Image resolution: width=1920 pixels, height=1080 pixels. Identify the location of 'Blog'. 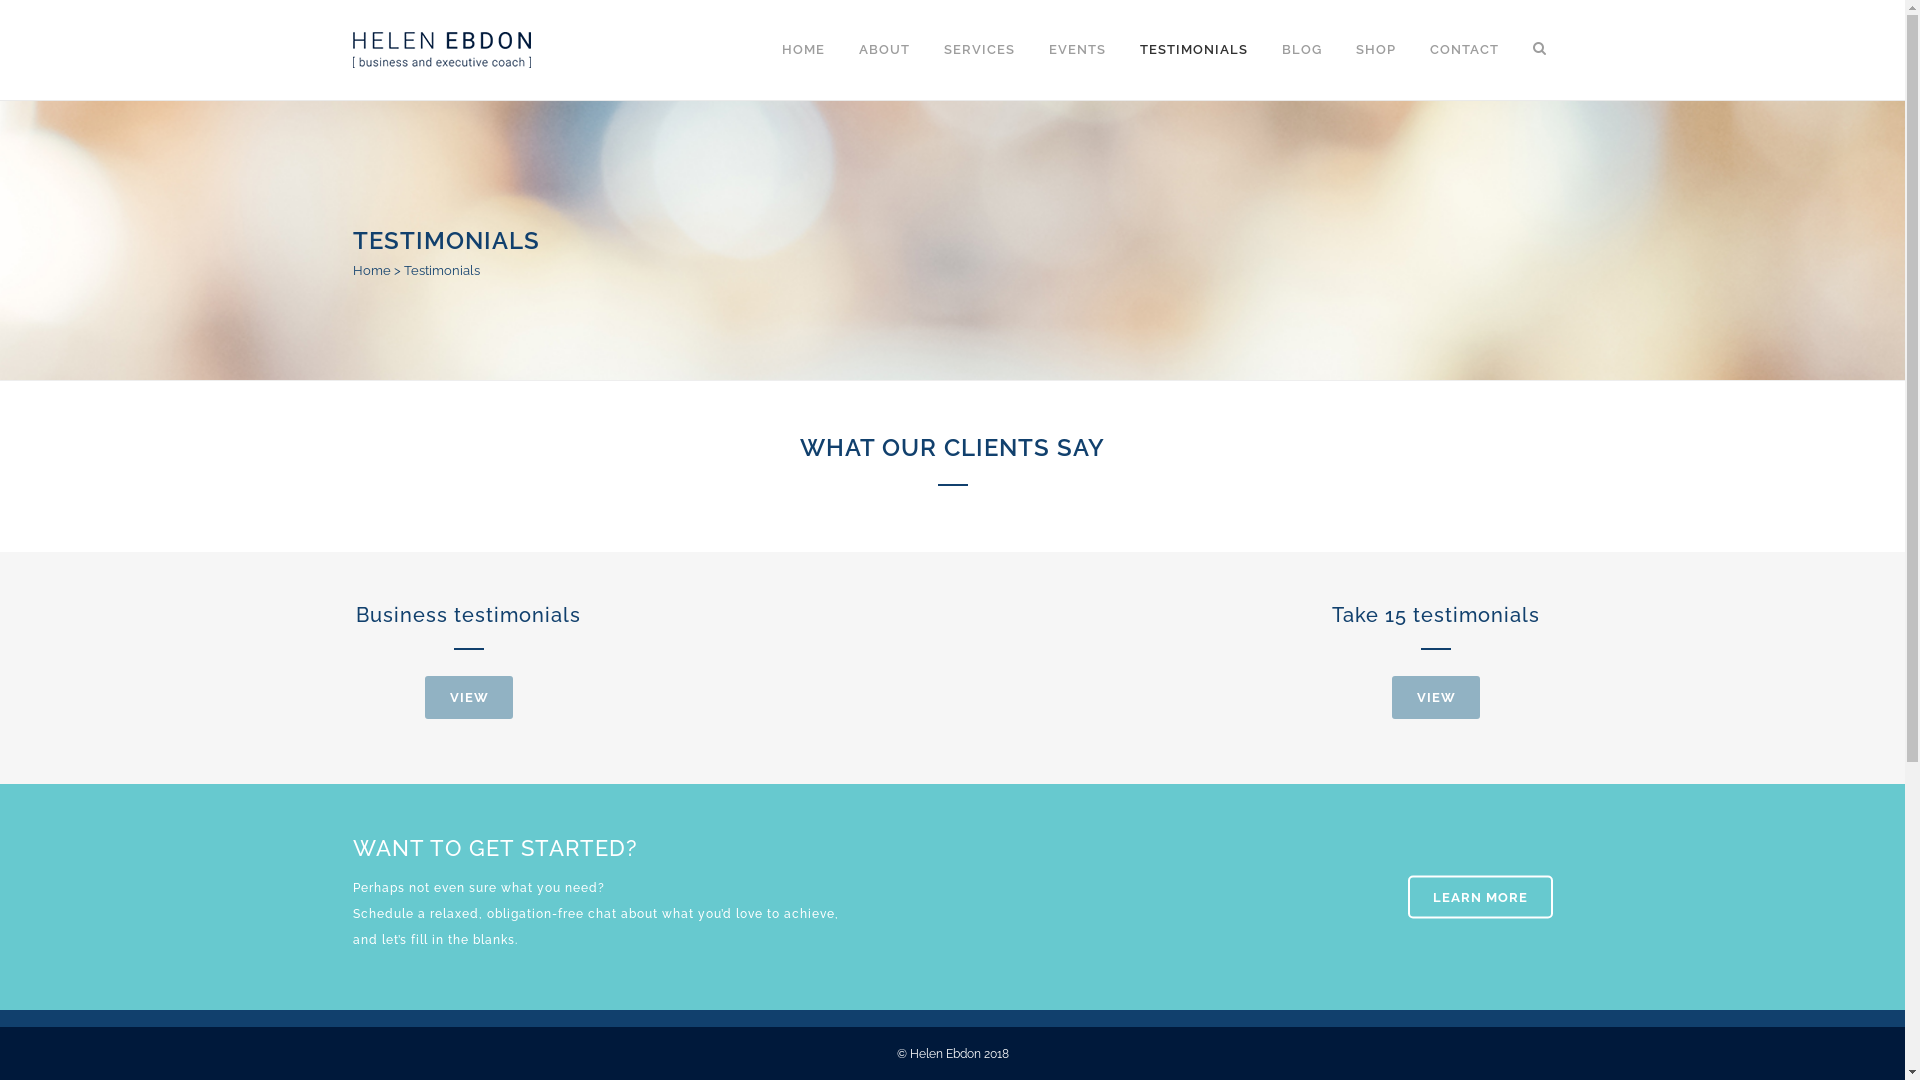
(971, 820).